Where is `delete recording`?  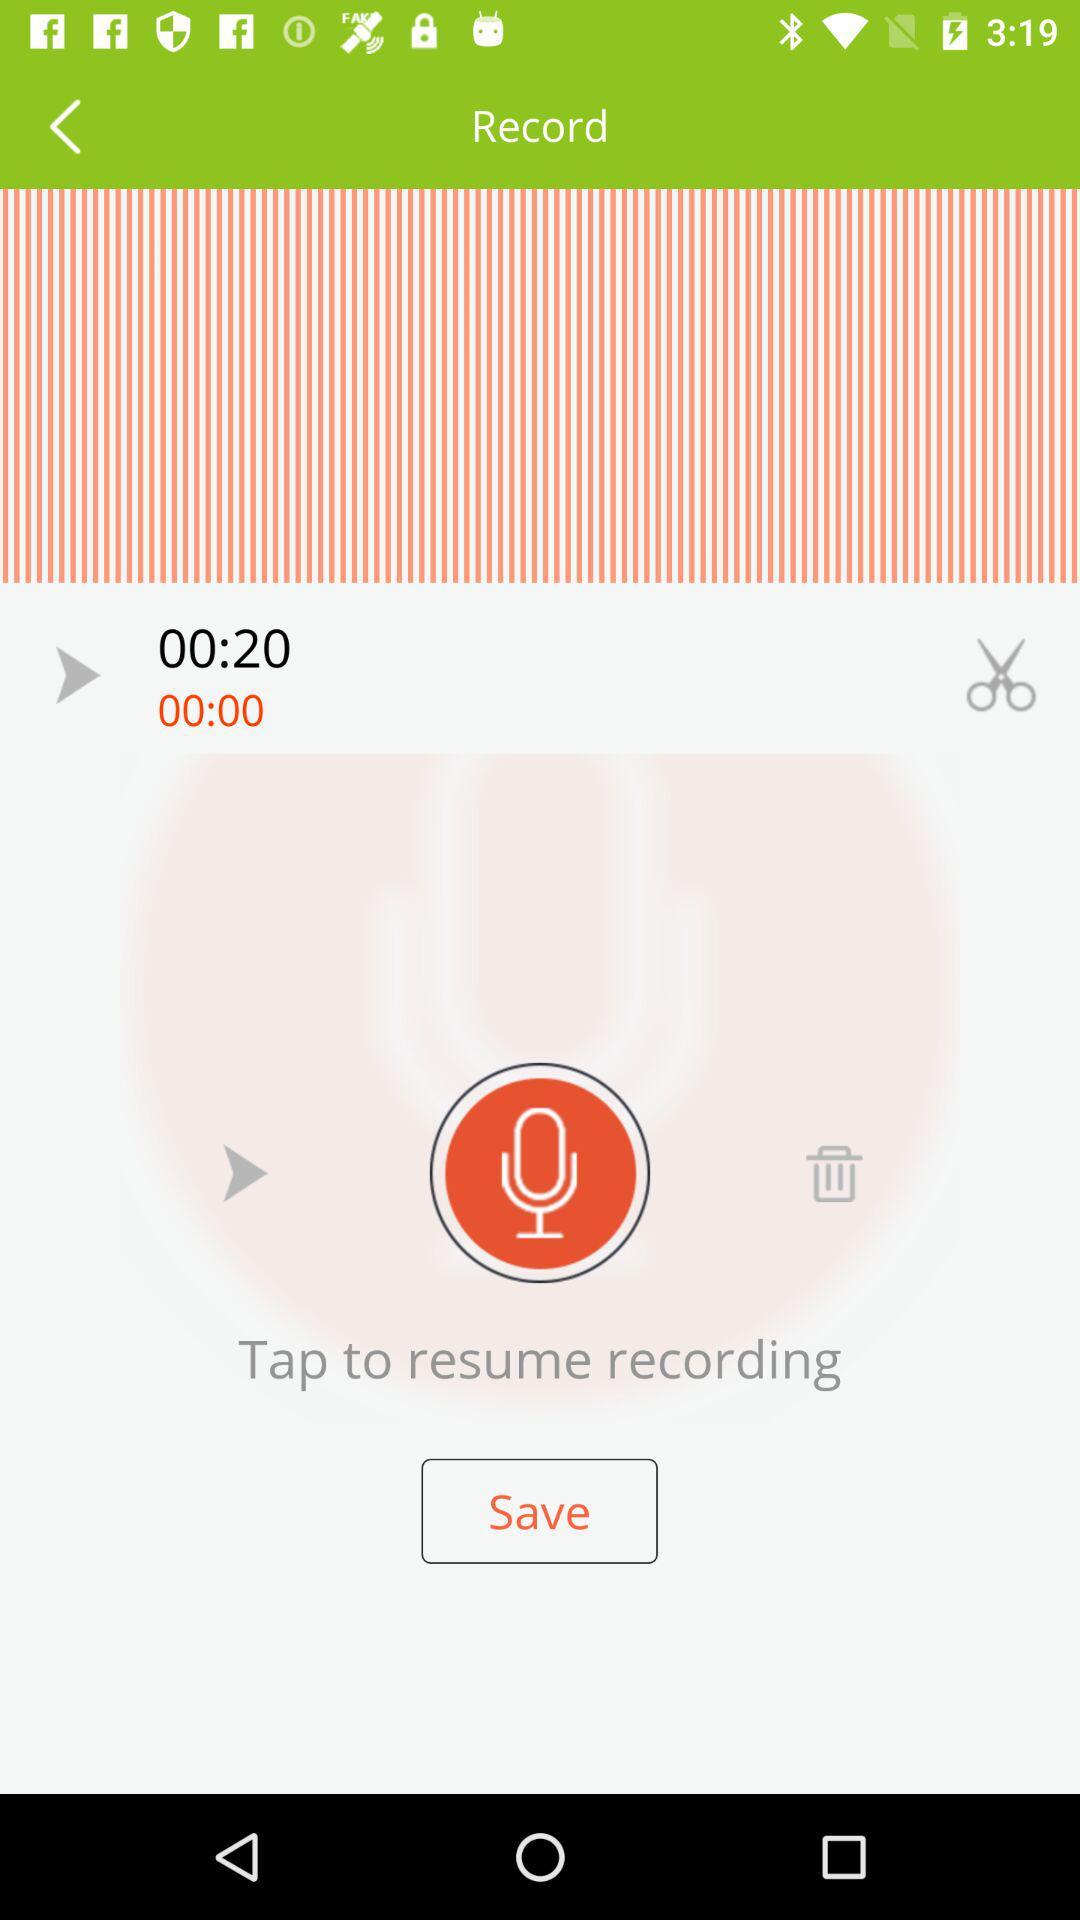
delete recording is located at coordinates (833, 1172).